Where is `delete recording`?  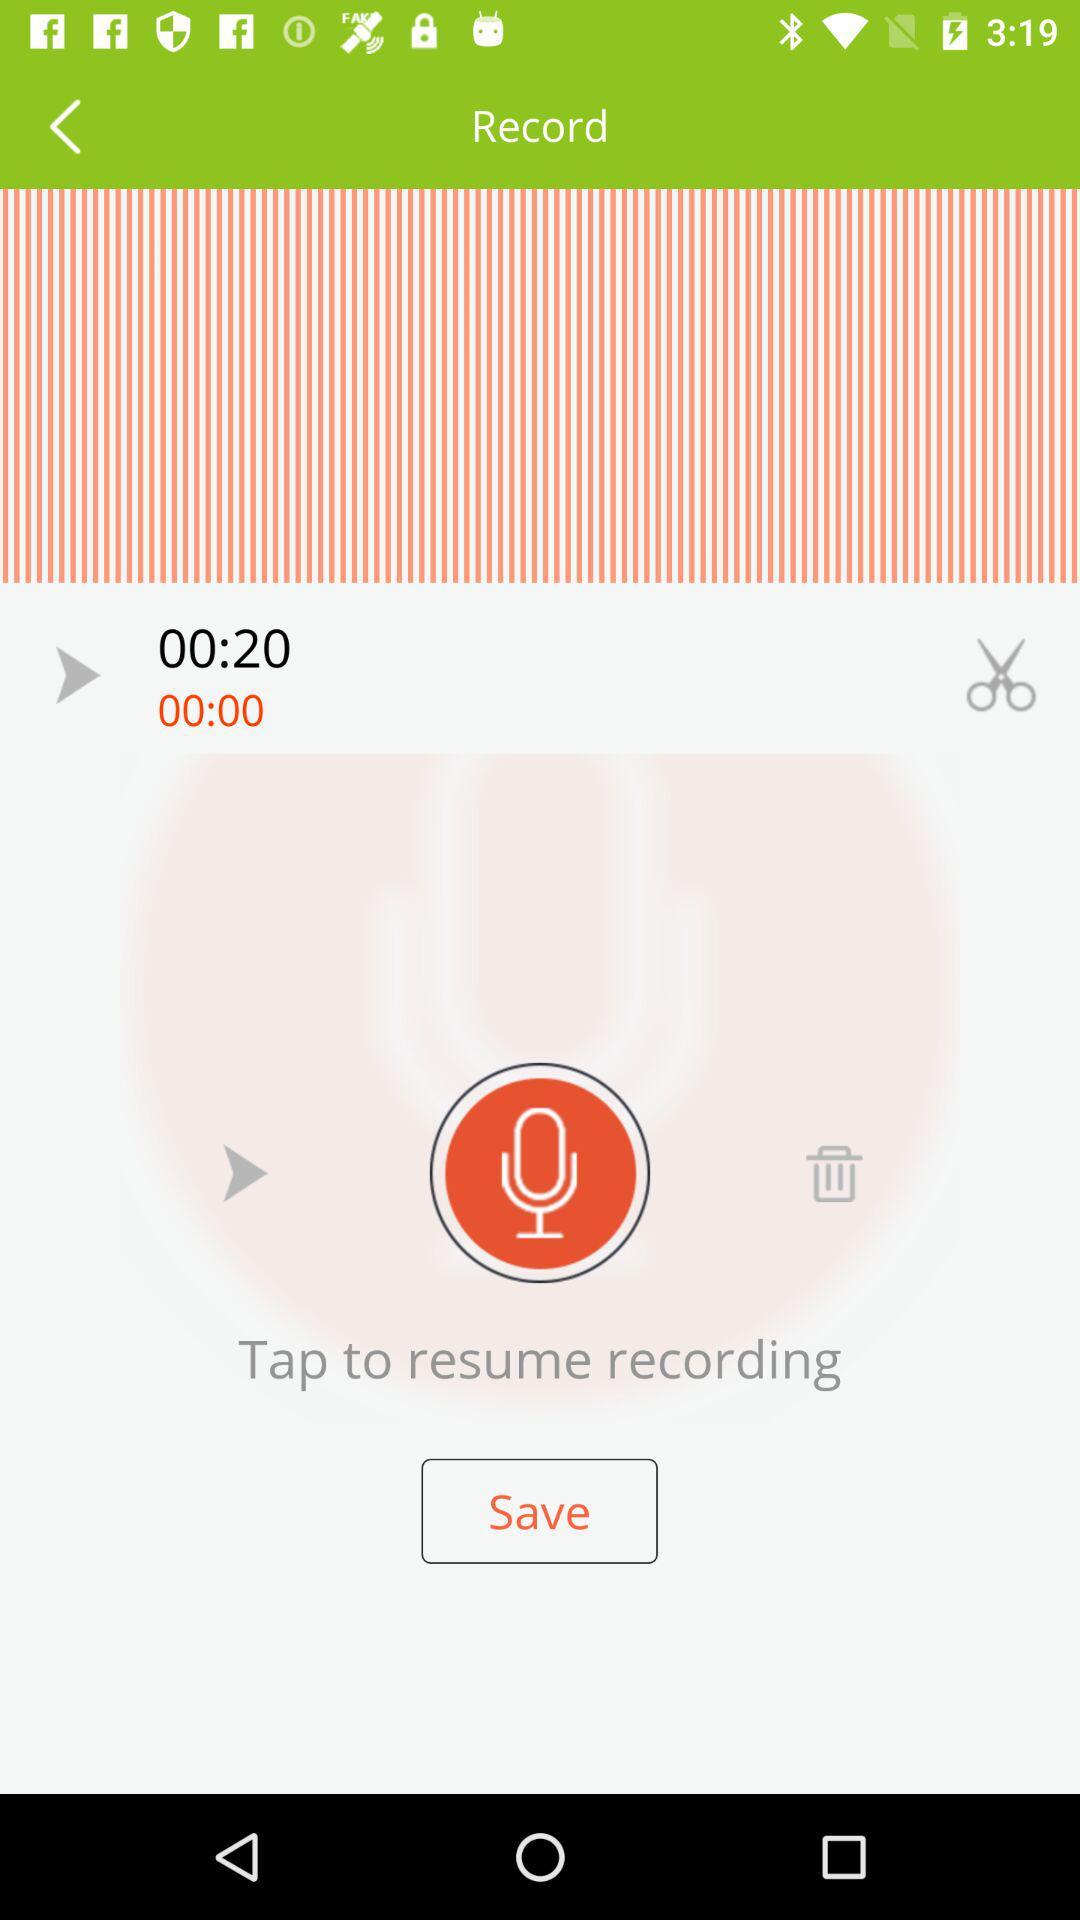
delete recording is located at coordinates (833, 1172).